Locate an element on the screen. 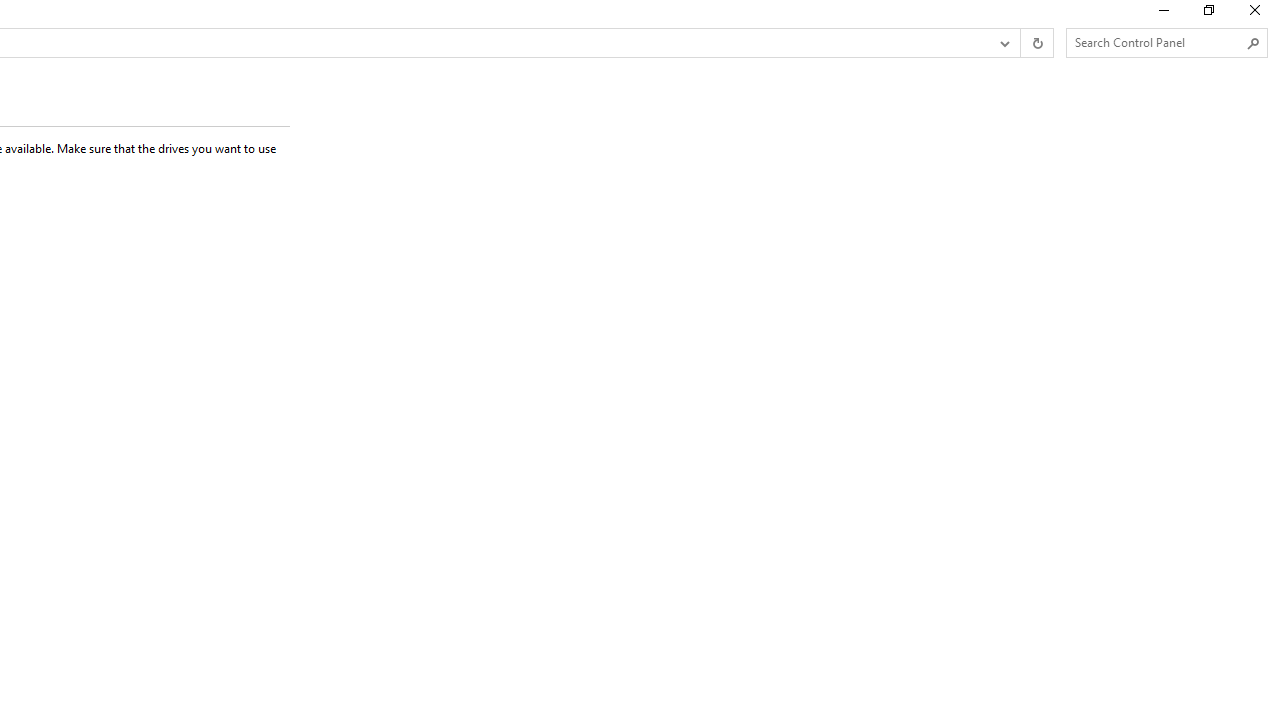  'Search Box' is located at coordinates (1157, 42).